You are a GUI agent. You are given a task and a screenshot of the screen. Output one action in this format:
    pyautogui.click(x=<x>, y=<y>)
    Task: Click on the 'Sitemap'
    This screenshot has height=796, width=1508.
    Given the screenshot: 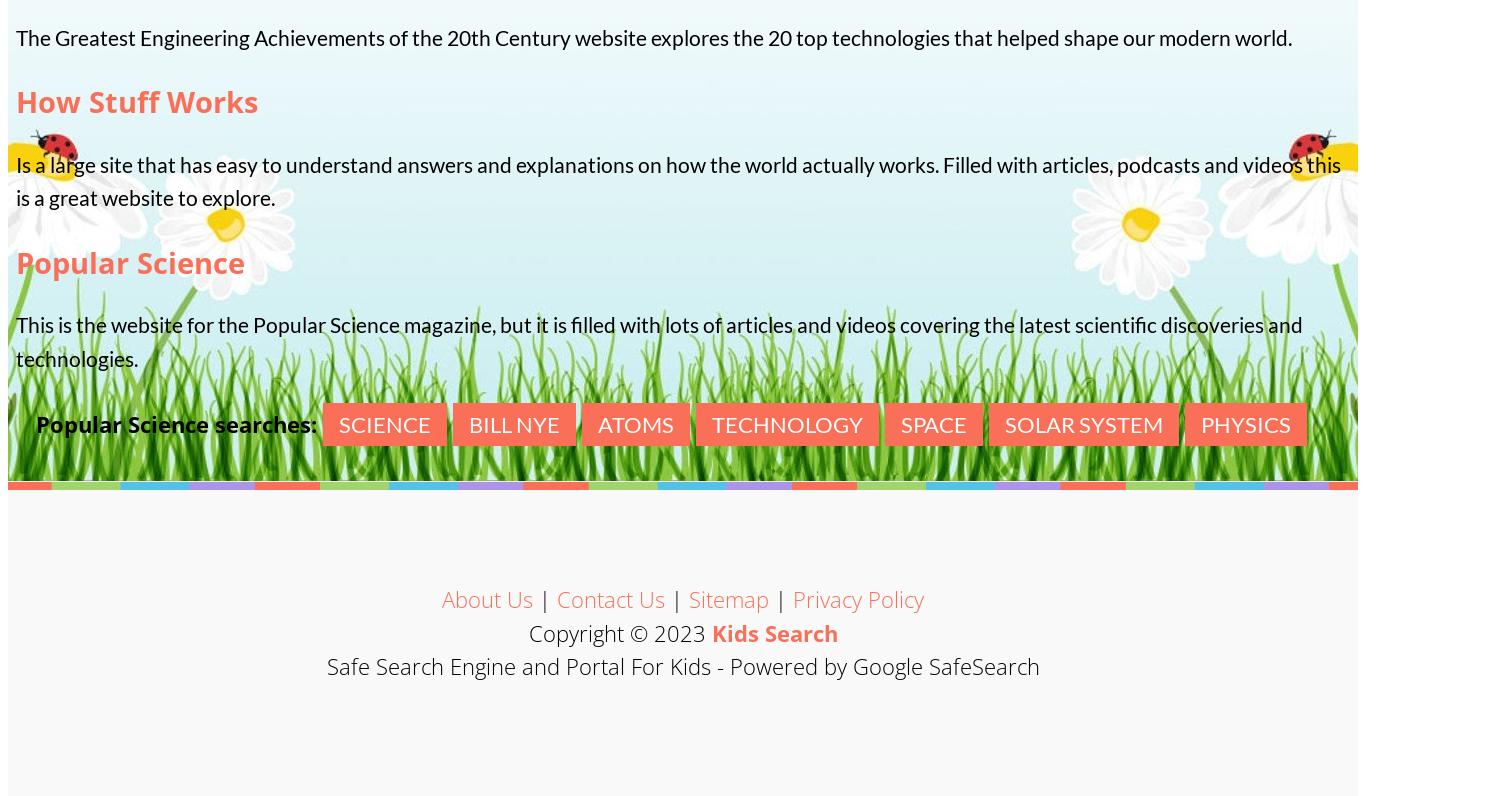 What is the action you would take?
    pyautogui.click(x=688, y=598)
    